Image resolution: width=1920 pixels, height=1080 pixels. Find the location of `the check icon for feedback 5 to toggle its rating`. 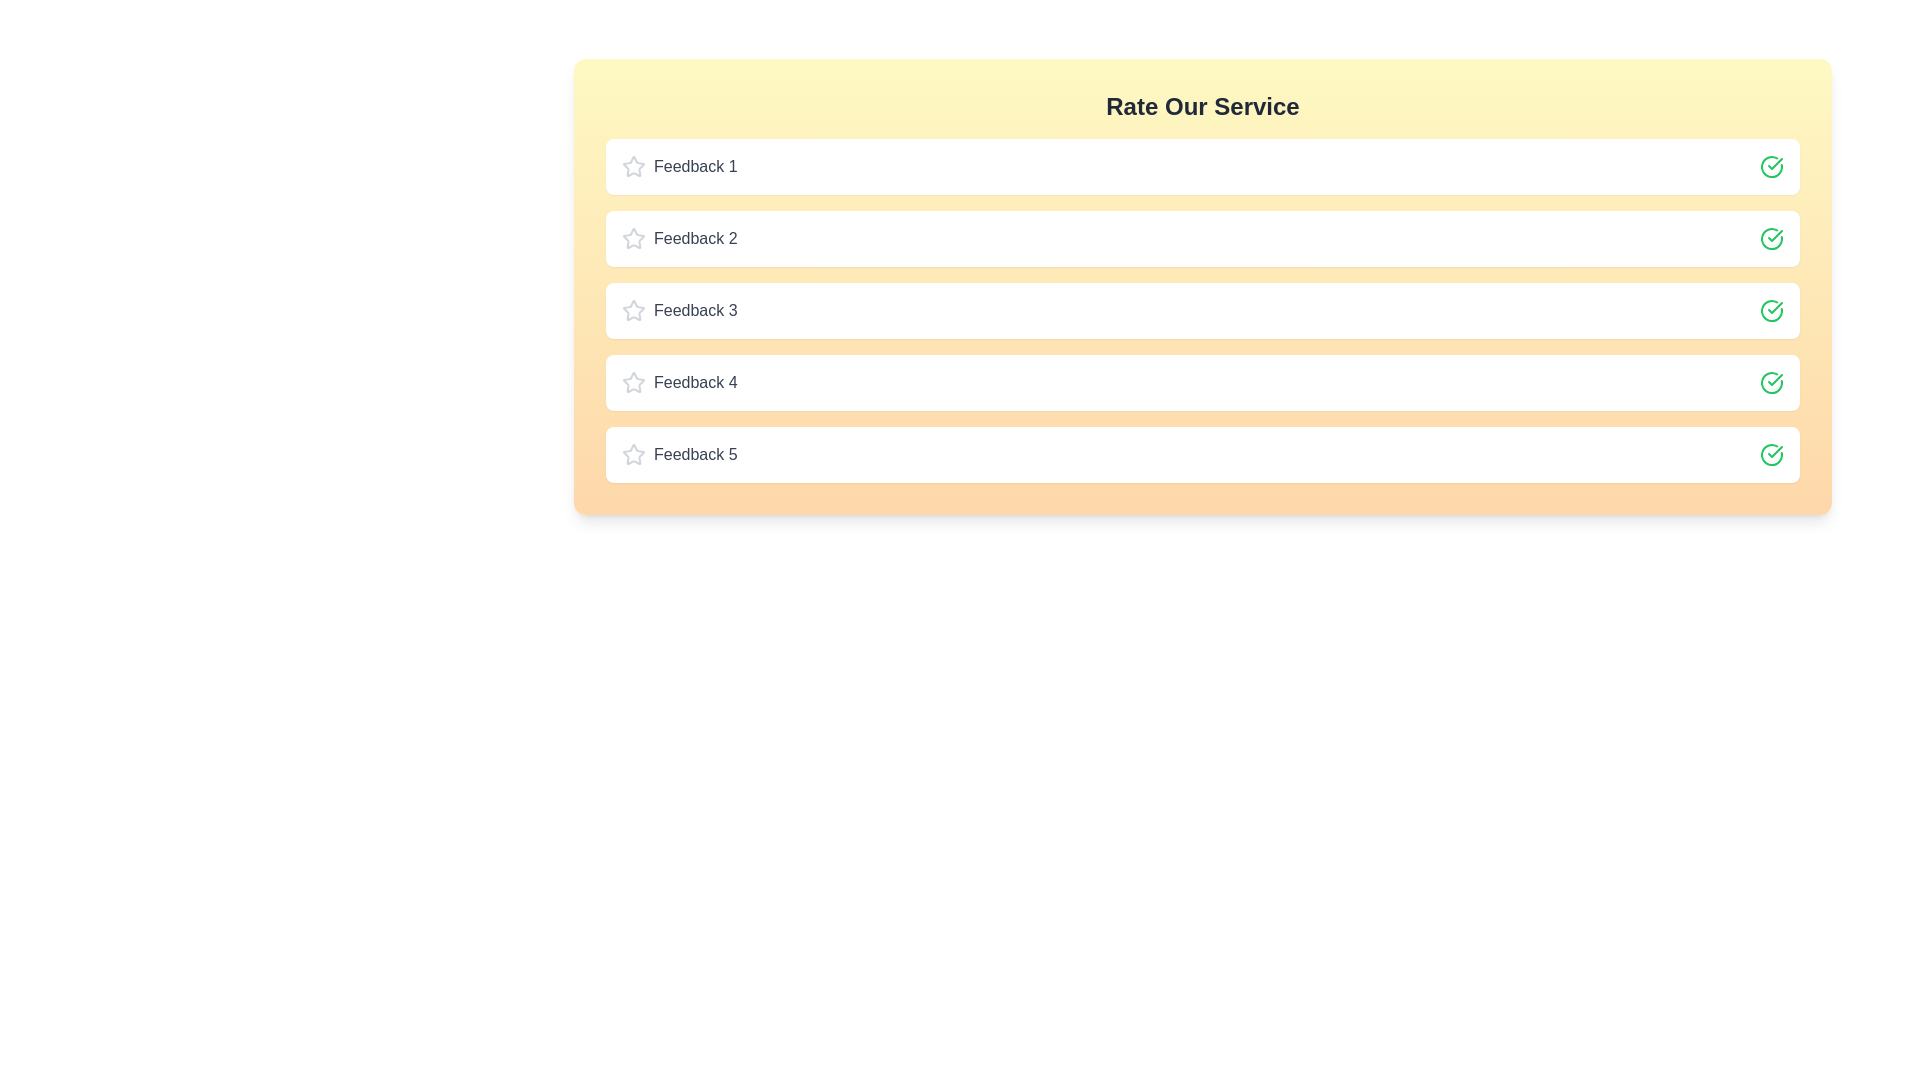

the check icon for feedback 5 to toggle its rating is located at coordinates (1771, 455).